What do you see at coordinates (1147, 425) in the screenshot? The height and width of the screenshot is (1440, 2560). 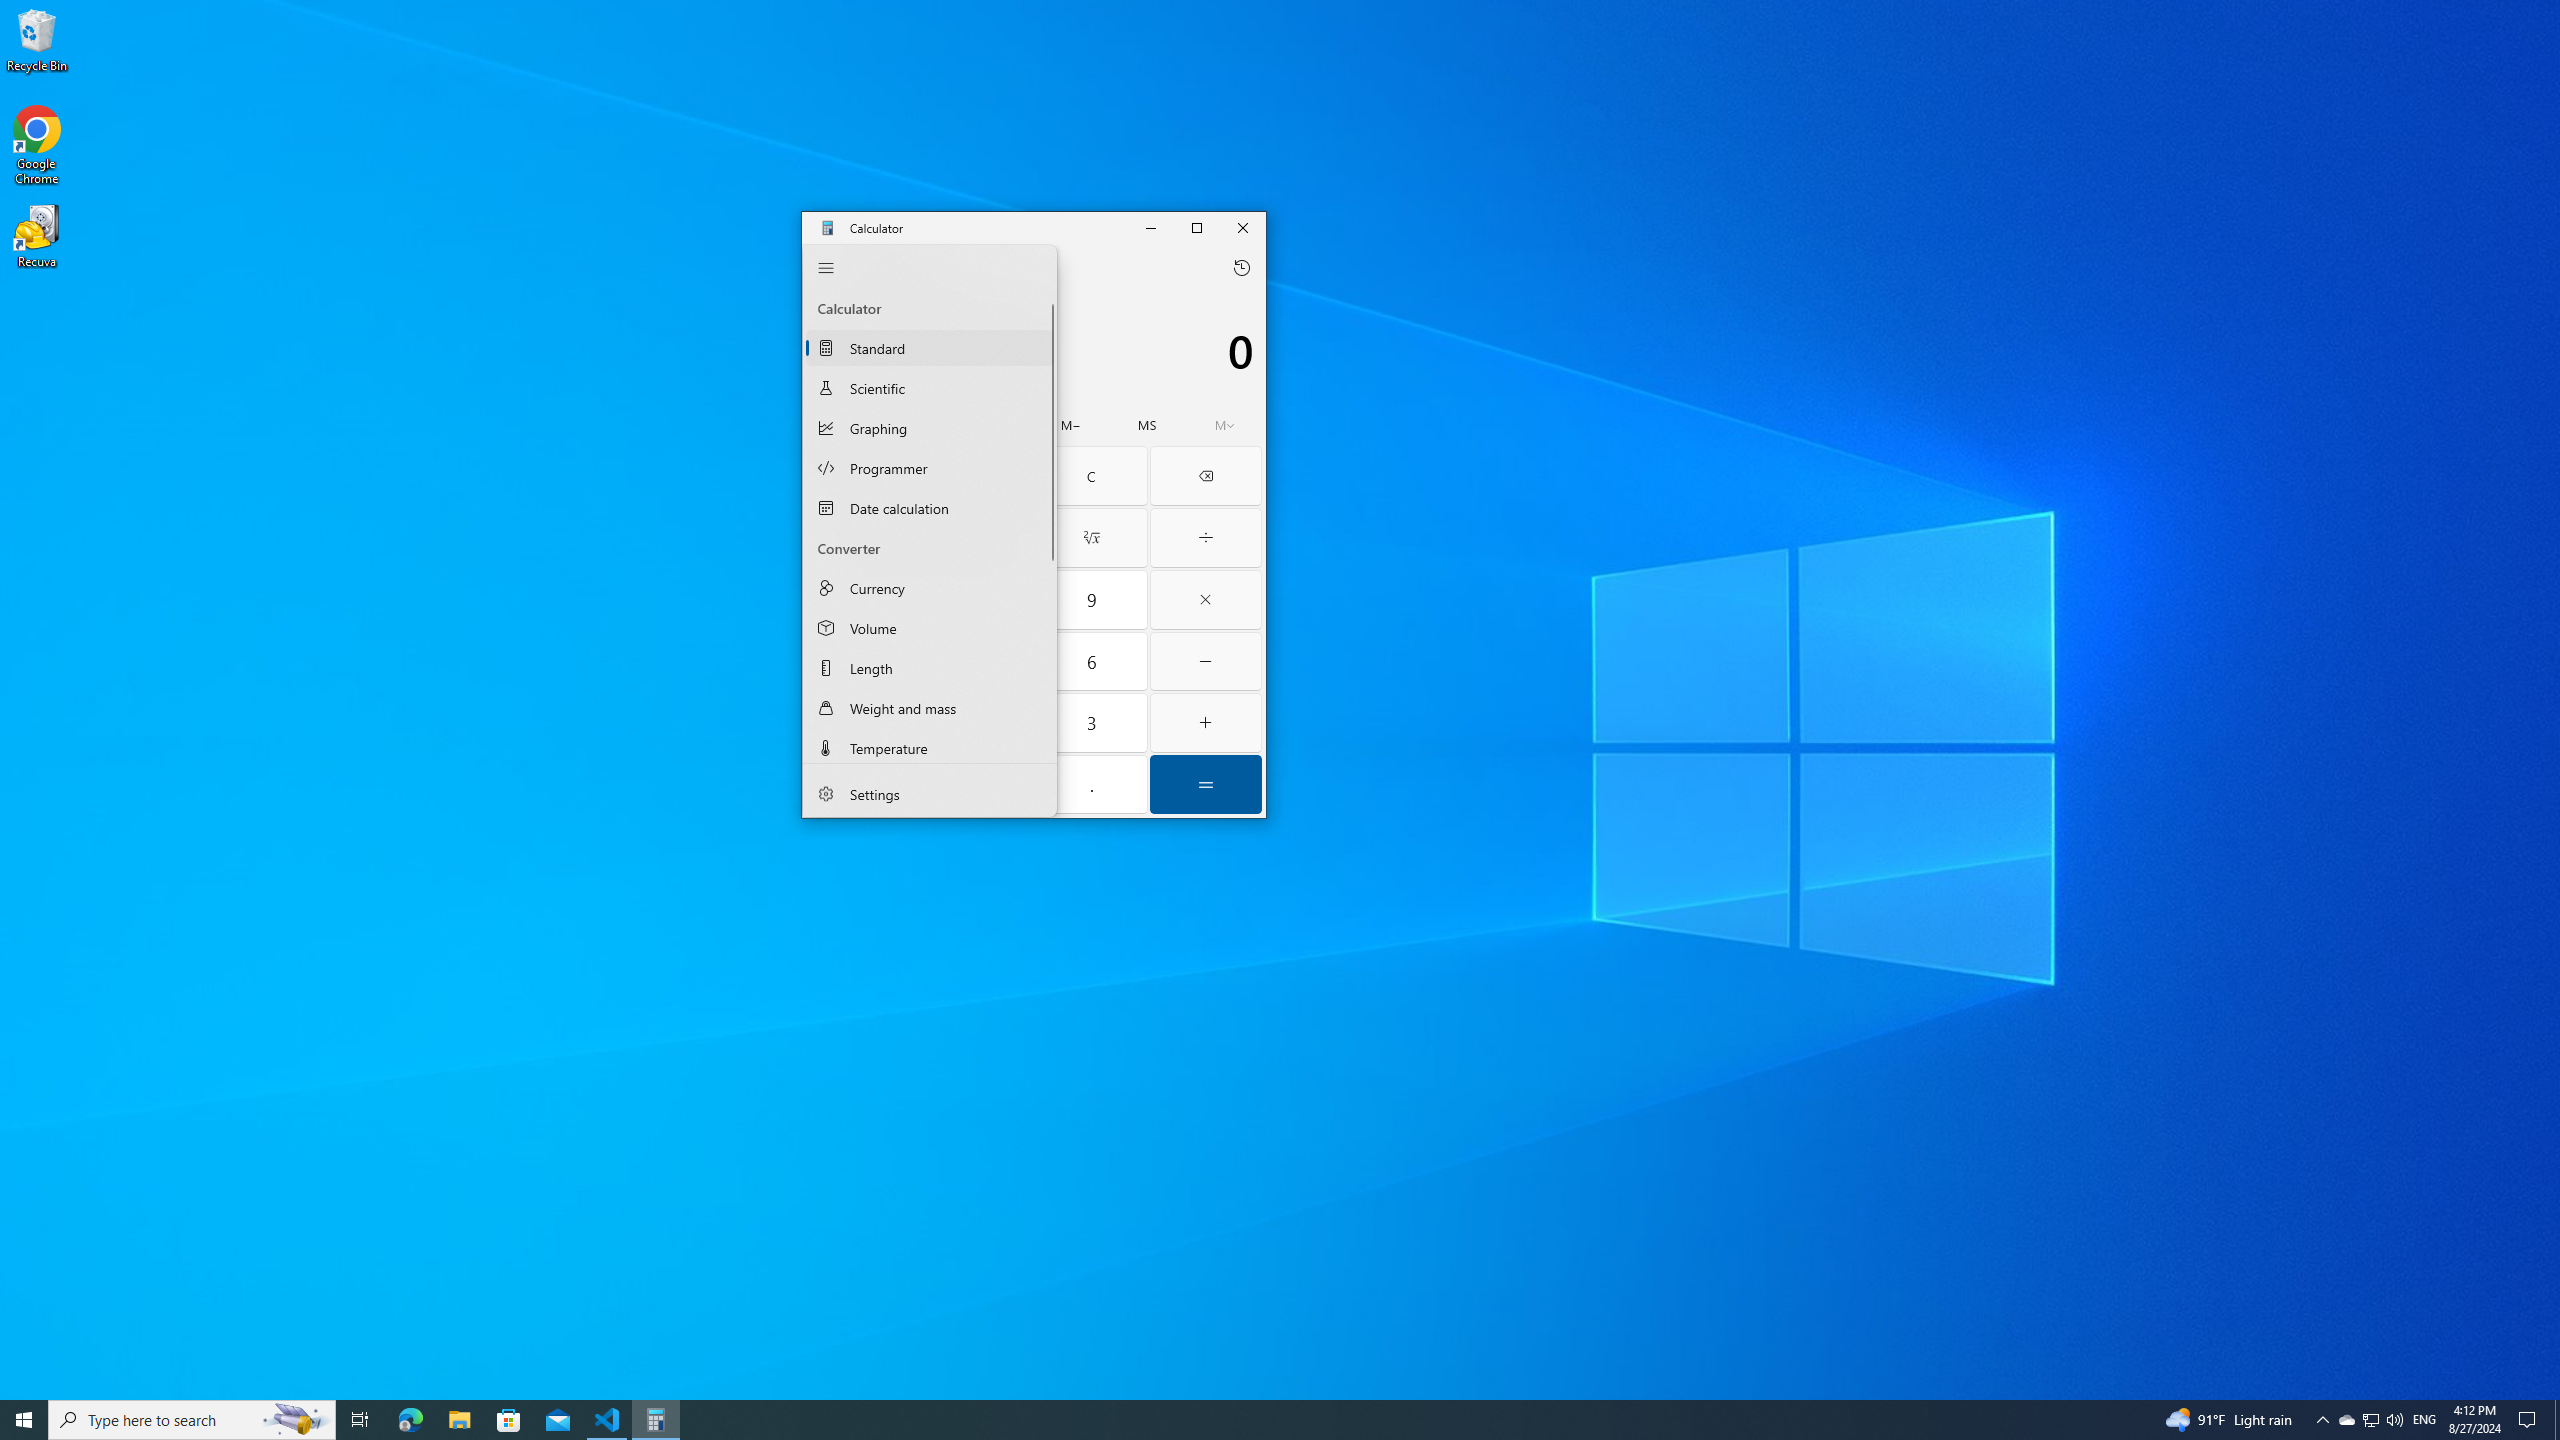 I see `'Memory store'` at bounding box center [1147, 425].